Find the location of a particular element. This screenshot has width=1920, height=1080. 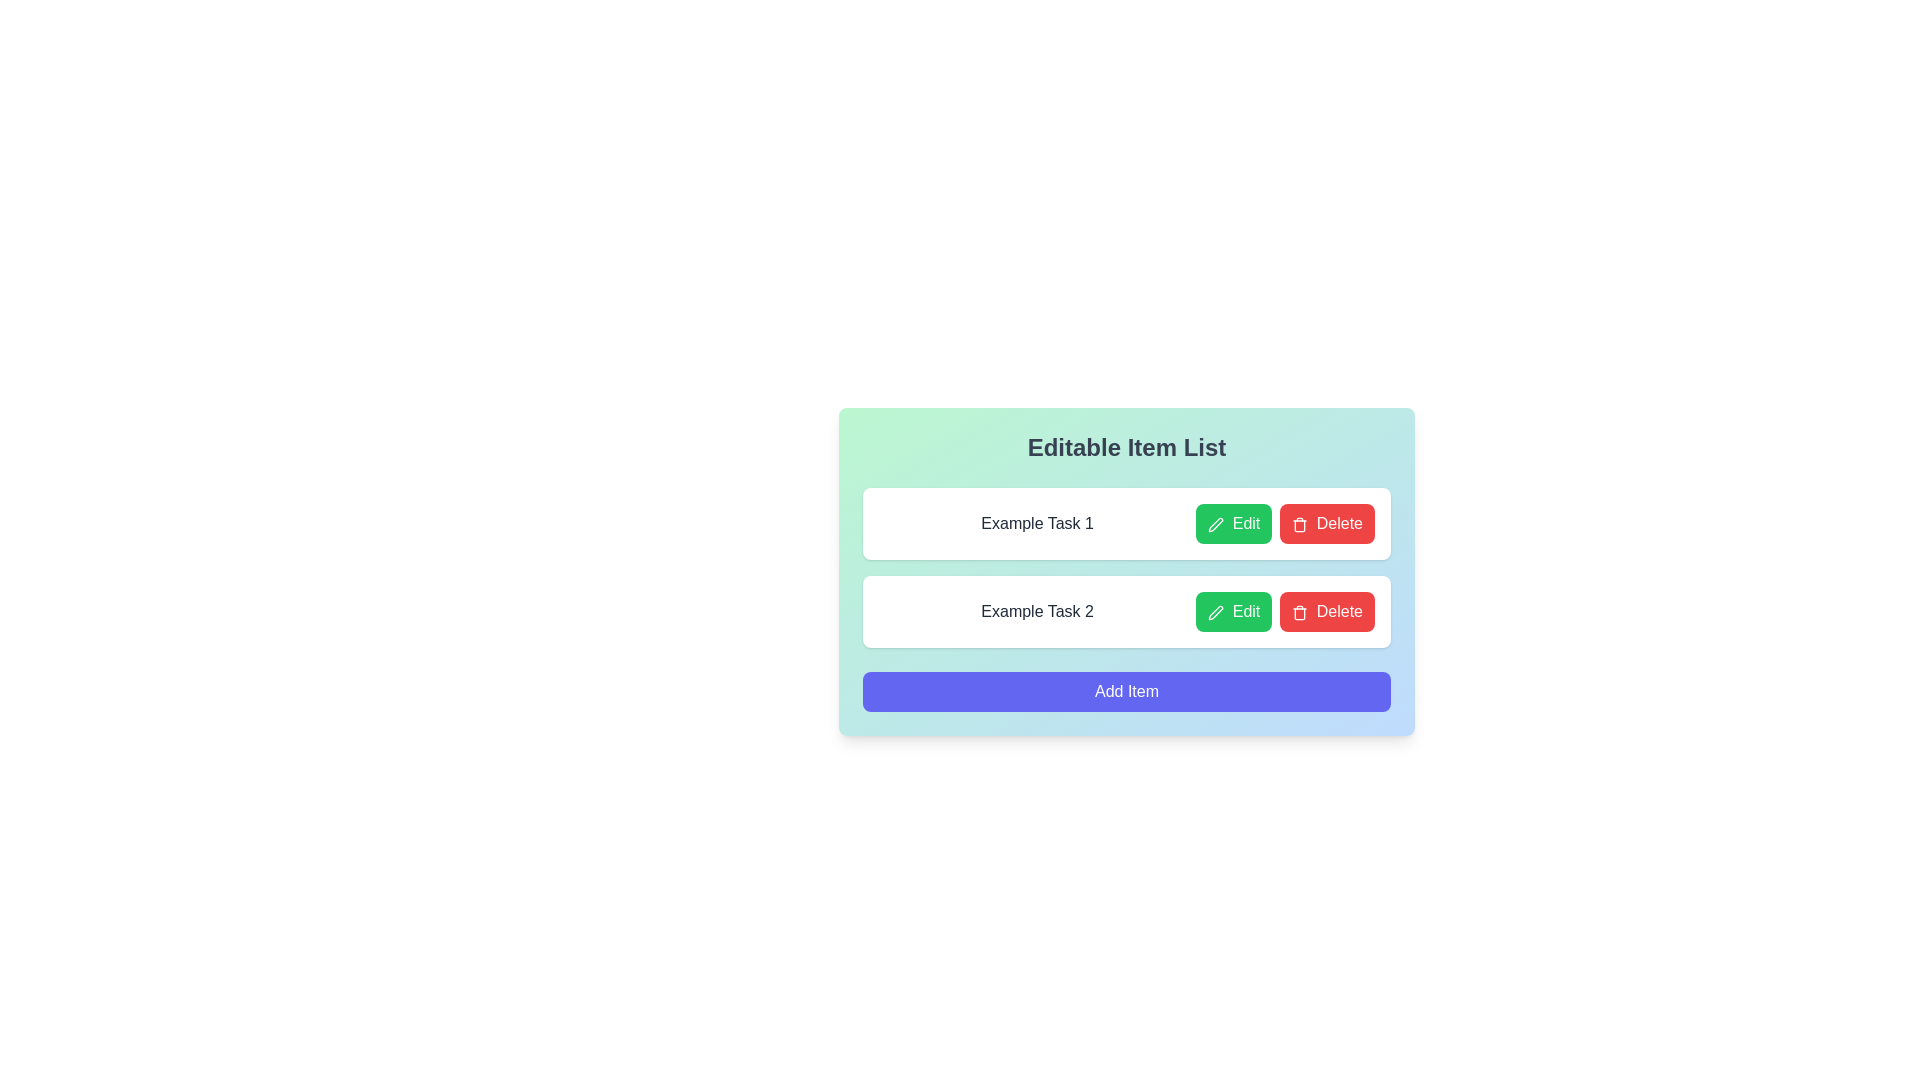

the edit action icon located inside the 'Edit' button of the second list entry row labeled 'Example Task 2', which is positioned to the right of the task label and to the left of the red 'Delete' button is located at coordinates (1215, 611).